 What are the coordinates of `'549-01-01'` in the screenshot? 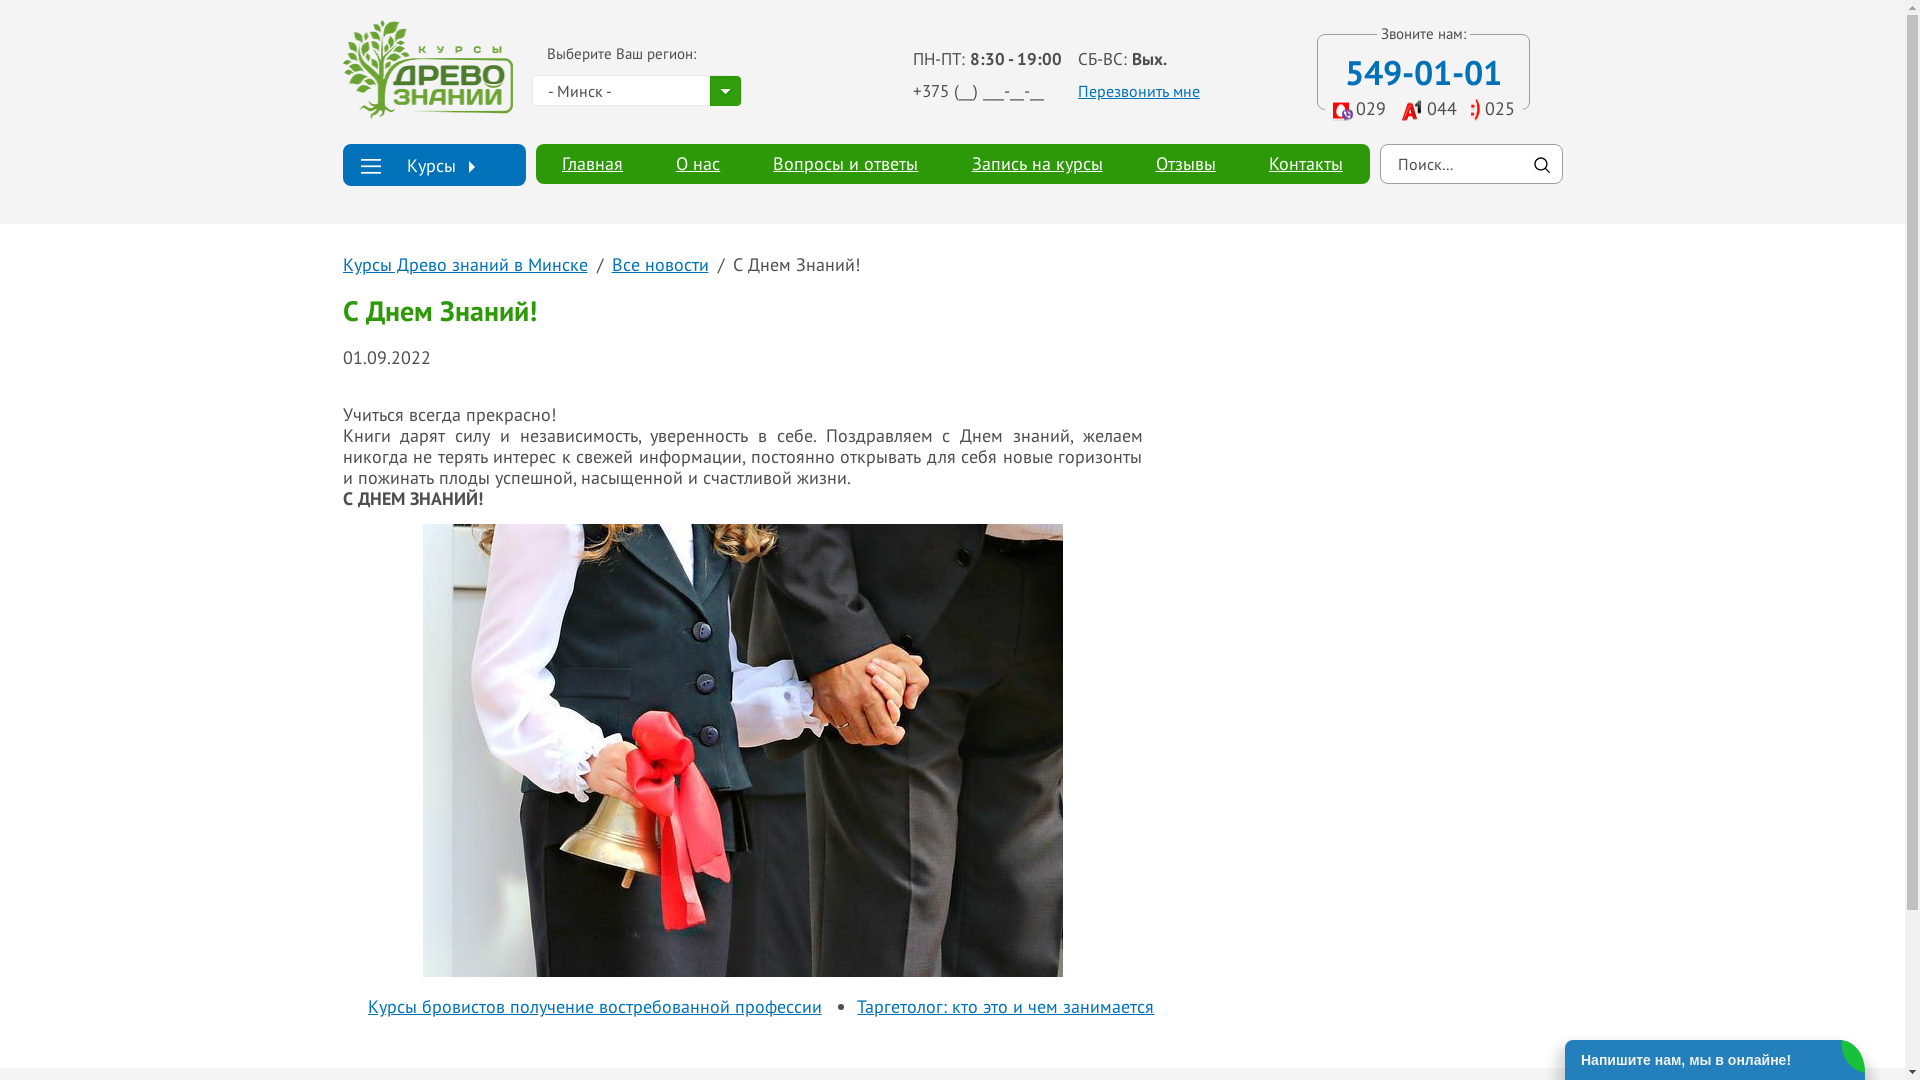 It's located at (1344, 71).